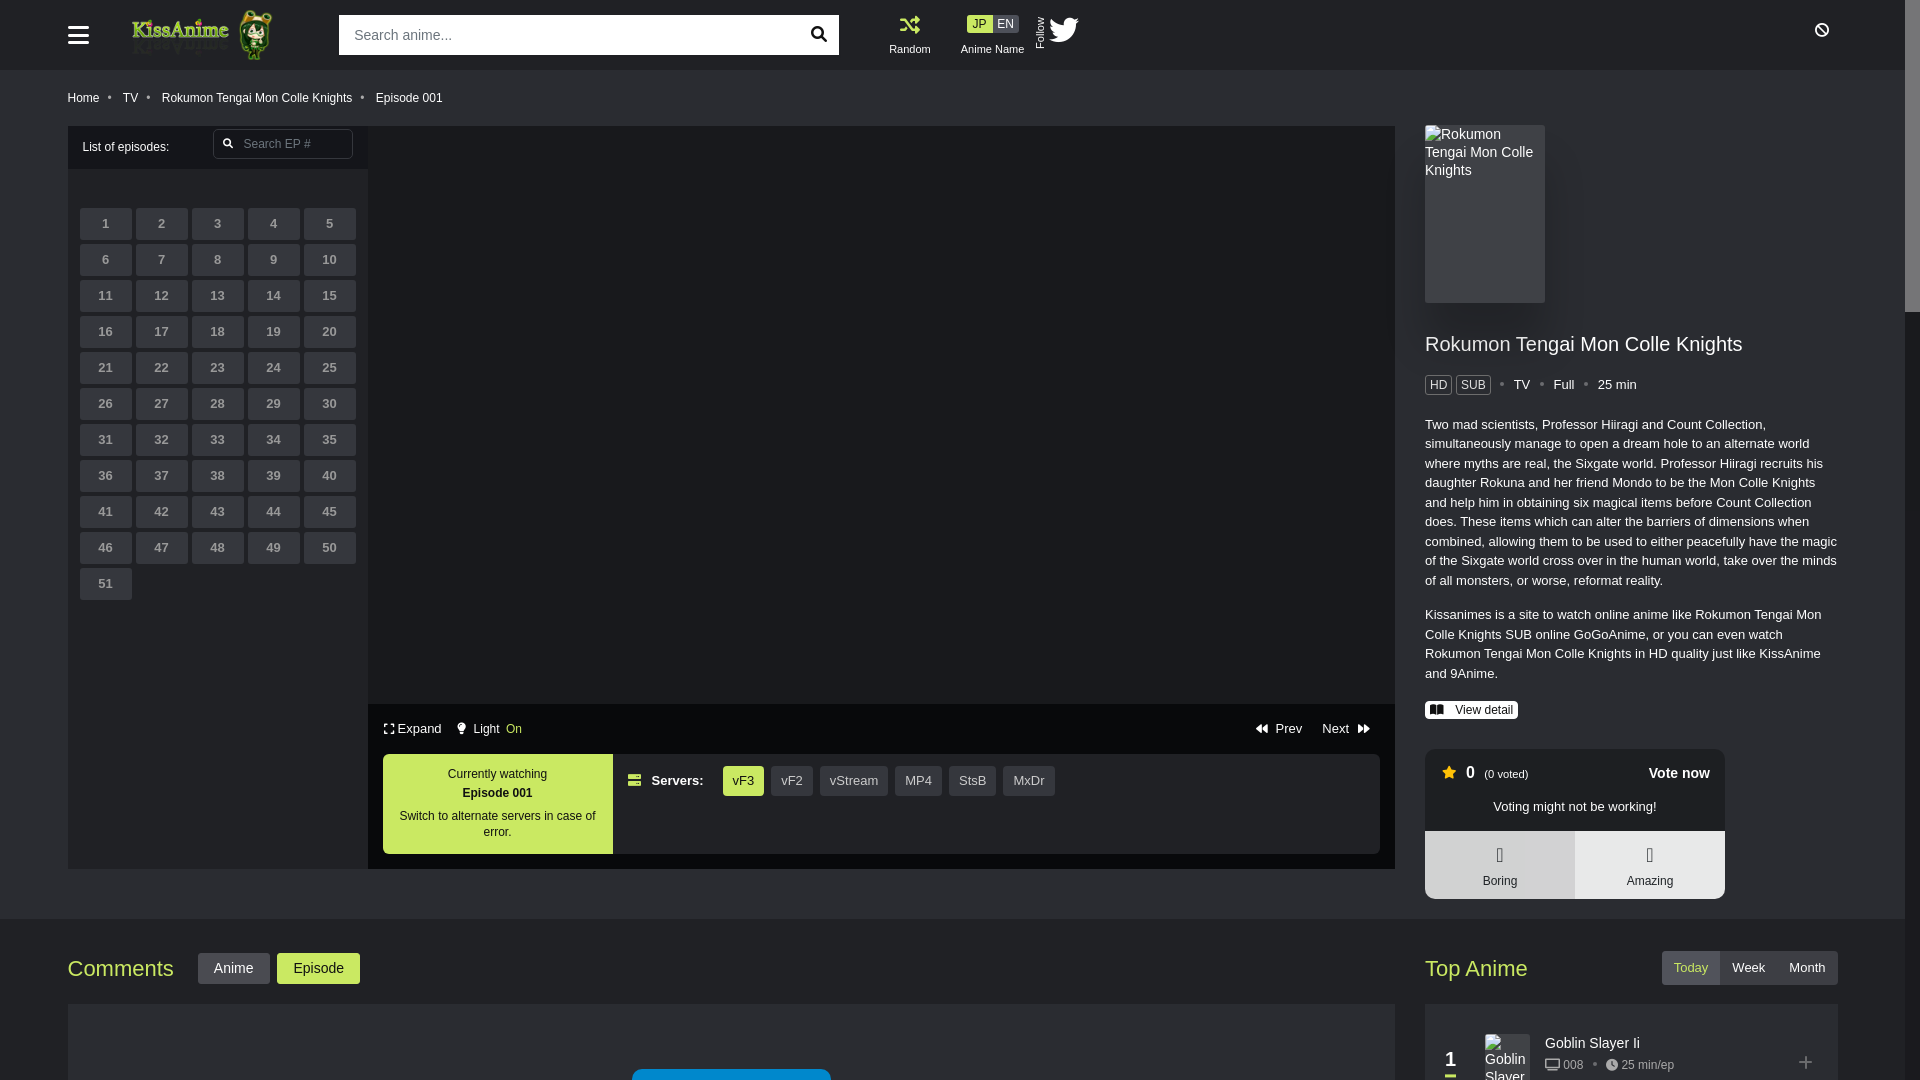 The width and height of the screenshot is (1920, 1080). What do you see at coordinates (162, 547) in the screenshot?
I see `'47'` at bounding box center [162, 547].